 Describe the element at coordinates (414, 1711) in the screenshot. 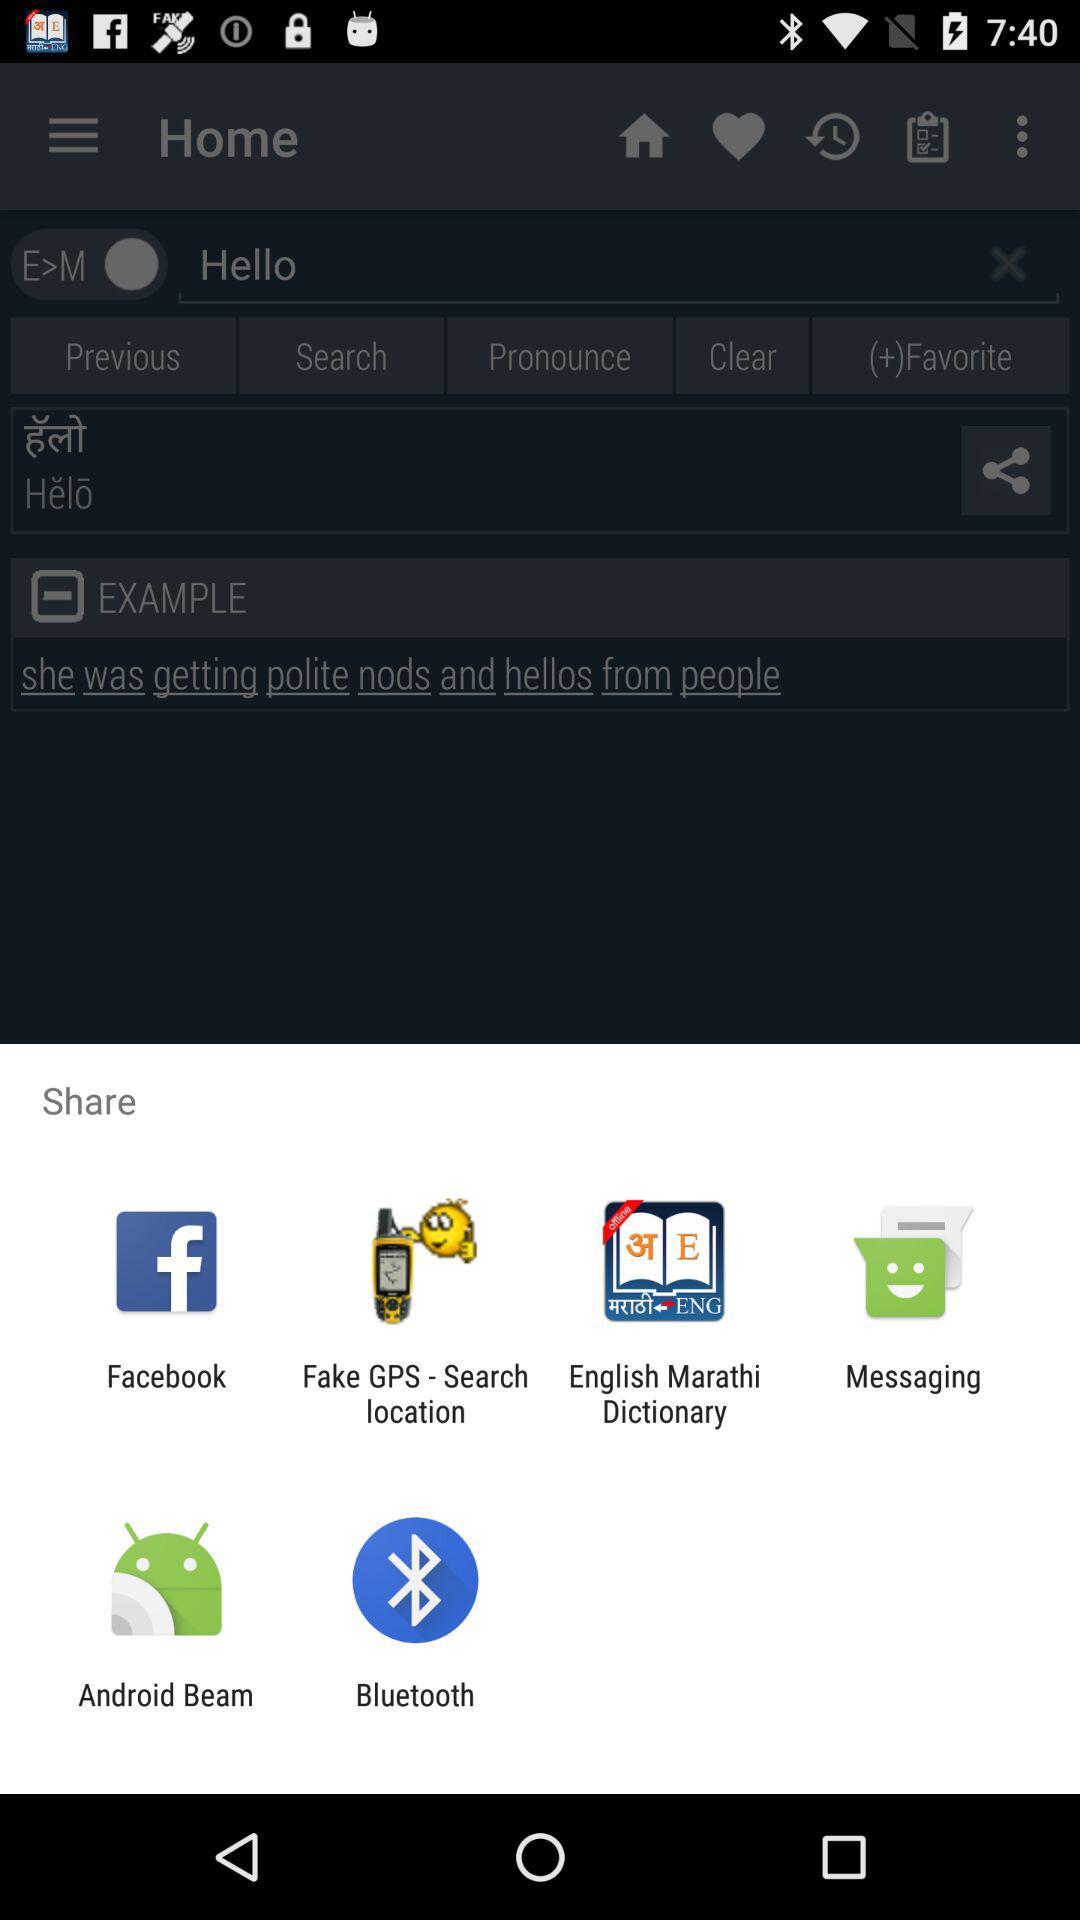

I see `item next to the android beam item` at that location.